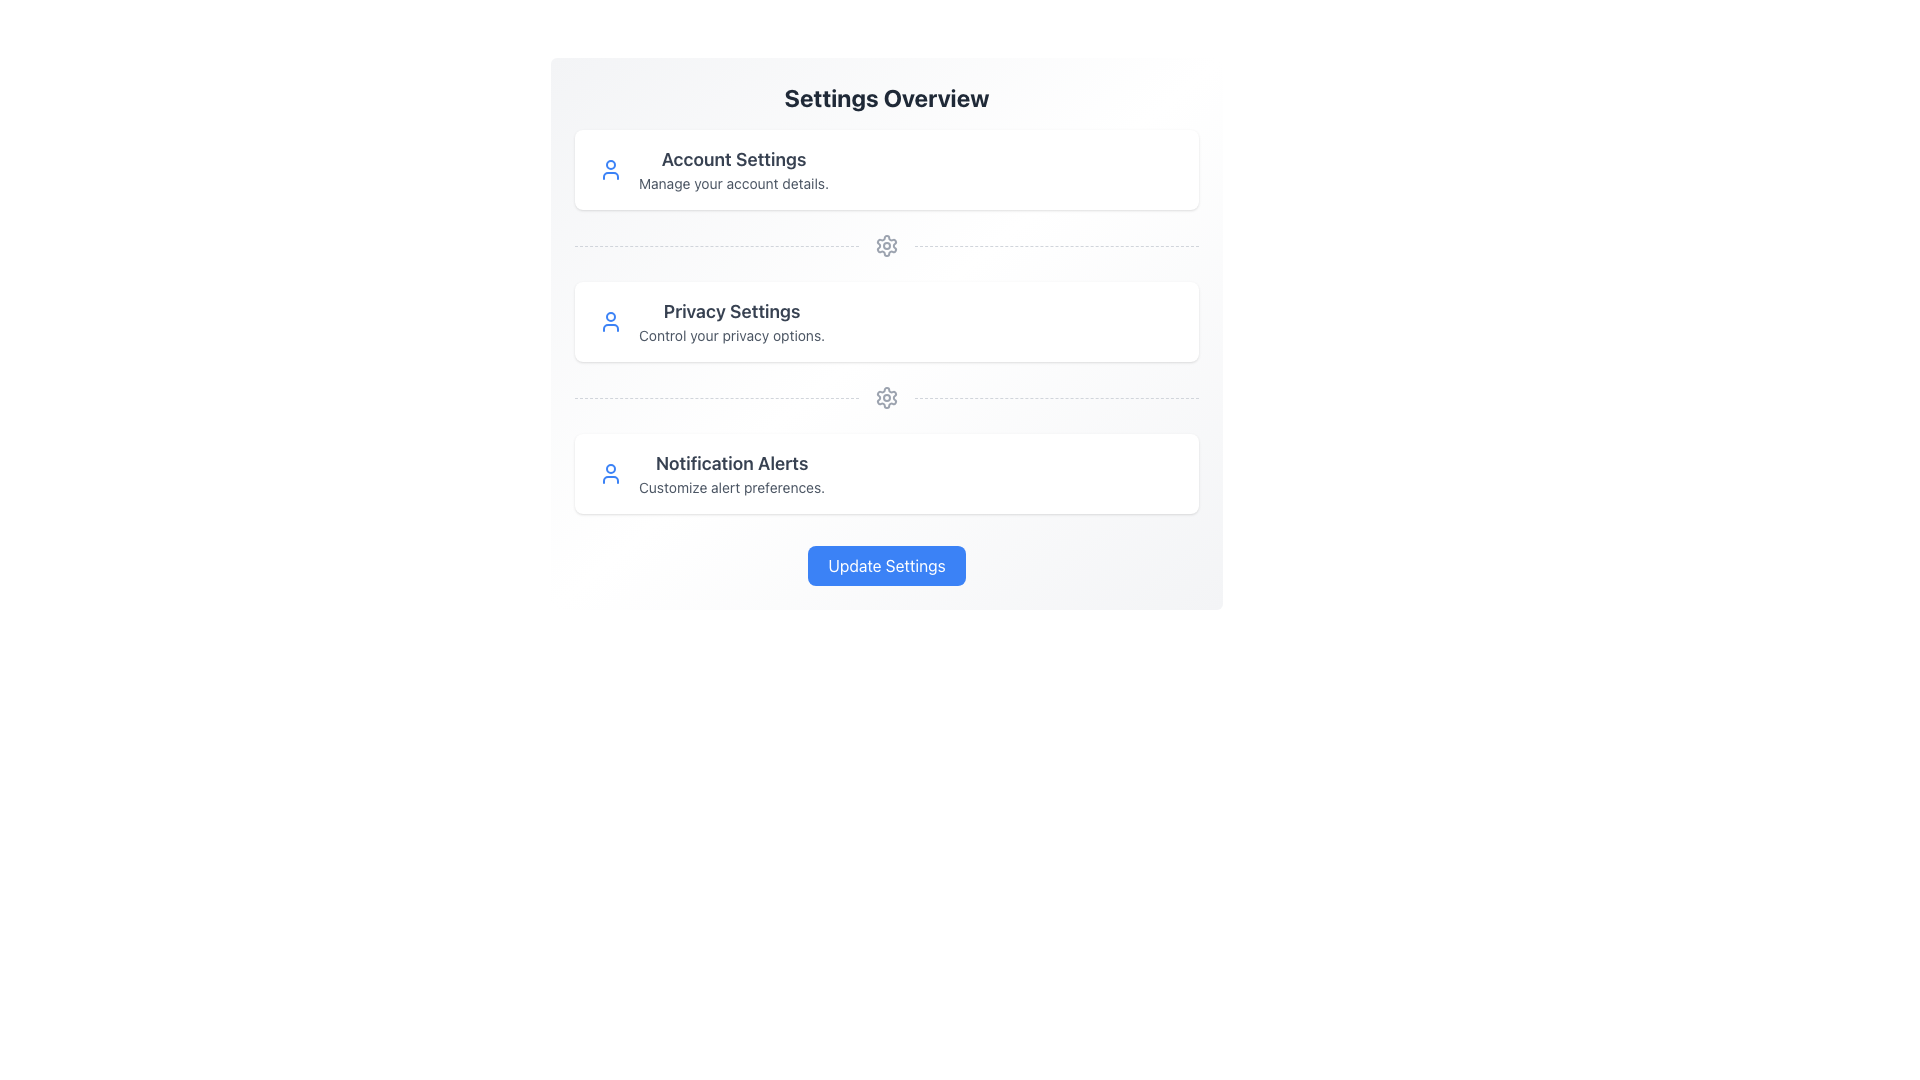 The width and height of the screenshot is (1920, 1080). What do you see at coordinates (731, 488) in the screenshot?
I see `the Text Label that describes the 'Notification Alerts' section, located in the bottom panel beneath its header` at bounding box center [731, 488].